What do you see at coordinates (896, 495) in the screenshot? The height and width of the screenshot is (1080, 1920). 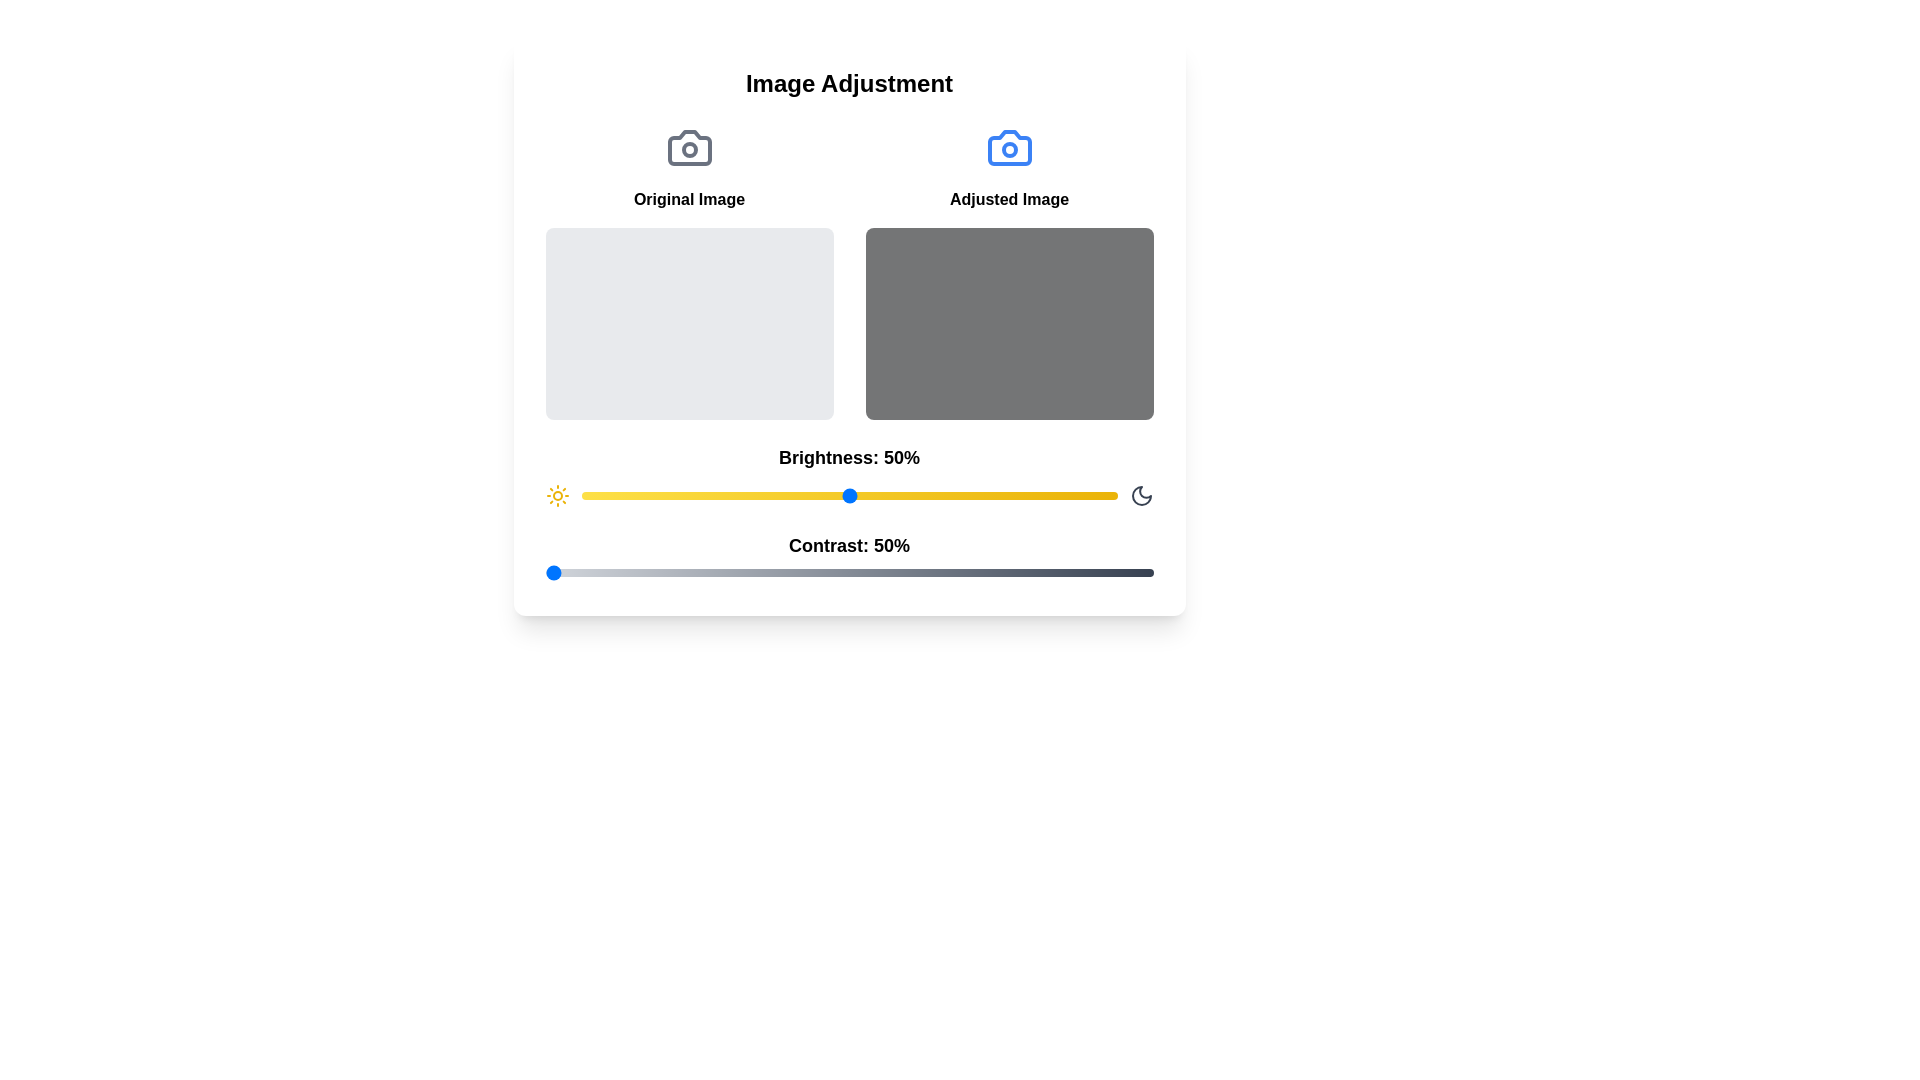 I see `the brightness` at bounding box center [896, 495].